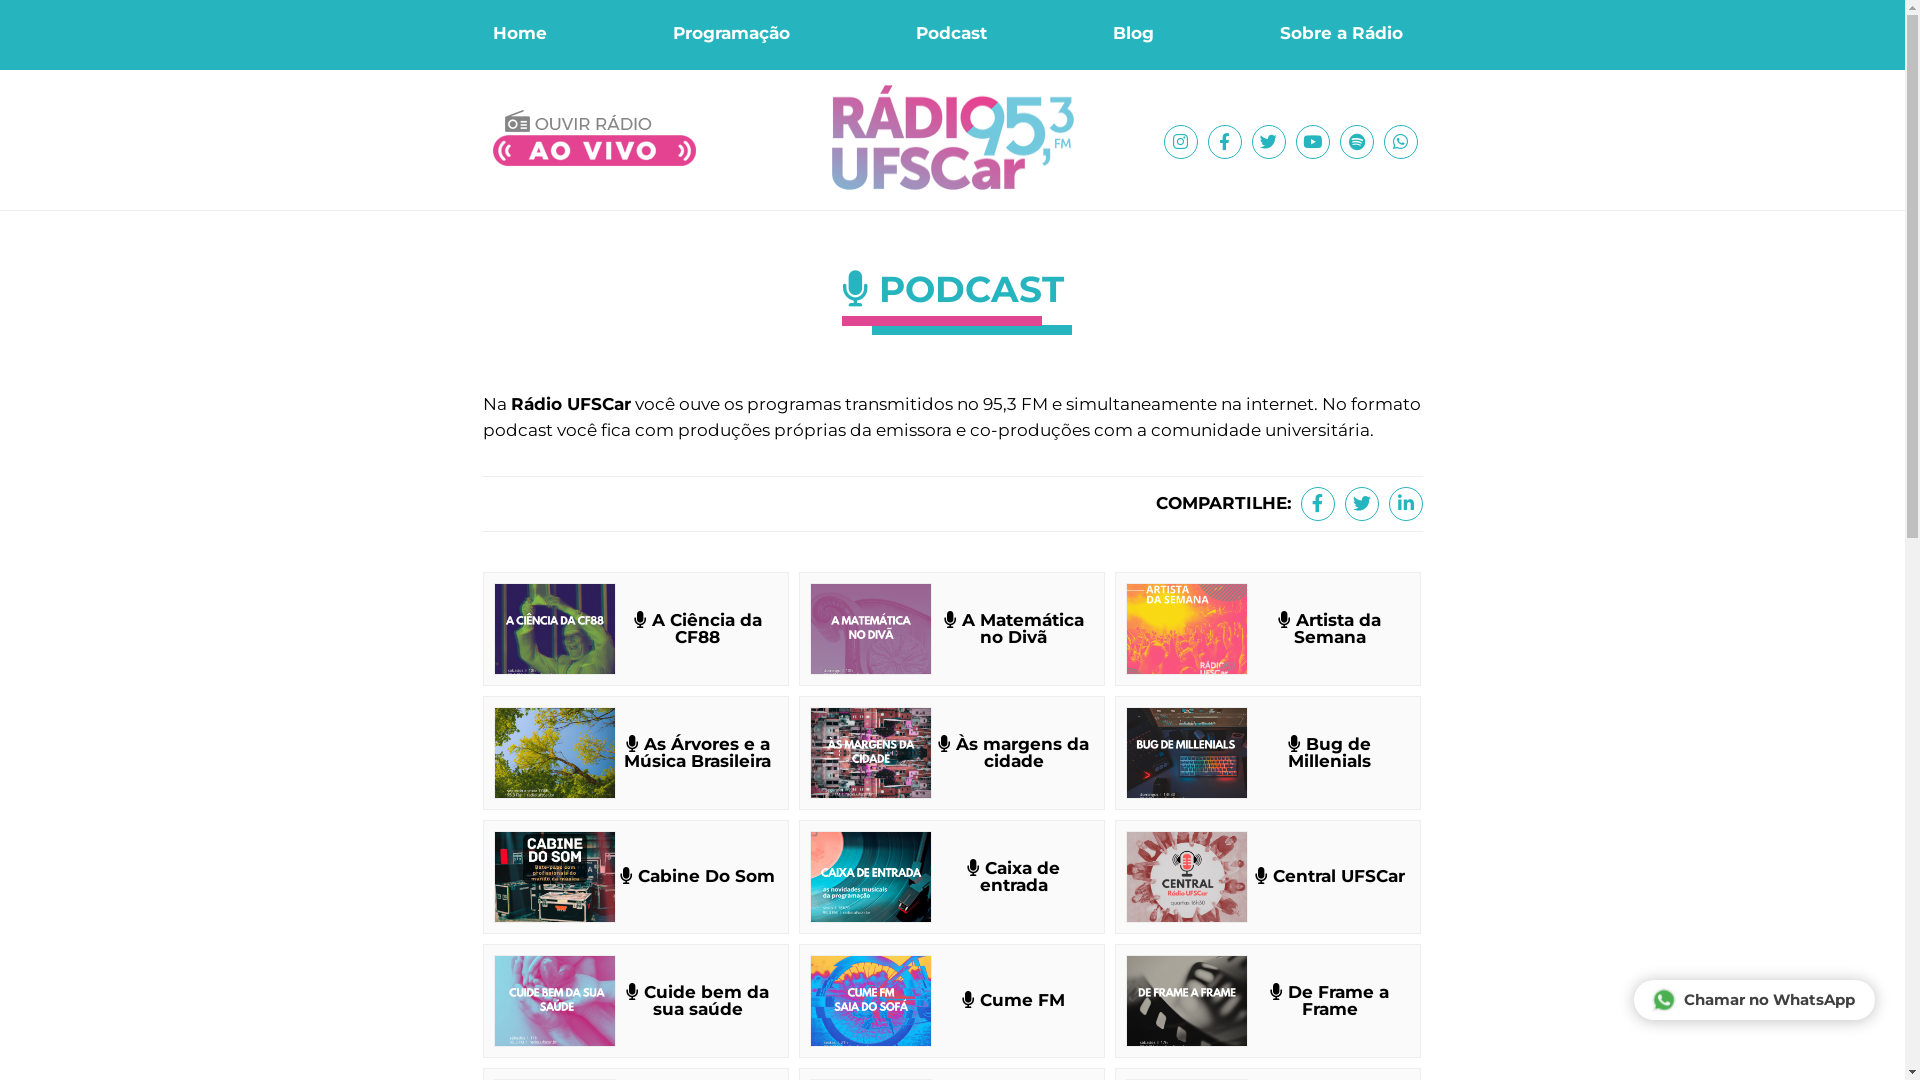  What do you see at coordinates (634, 875) in the screenshot?
I see `'Cabine Do Som'` at bounding box center [634, 875].